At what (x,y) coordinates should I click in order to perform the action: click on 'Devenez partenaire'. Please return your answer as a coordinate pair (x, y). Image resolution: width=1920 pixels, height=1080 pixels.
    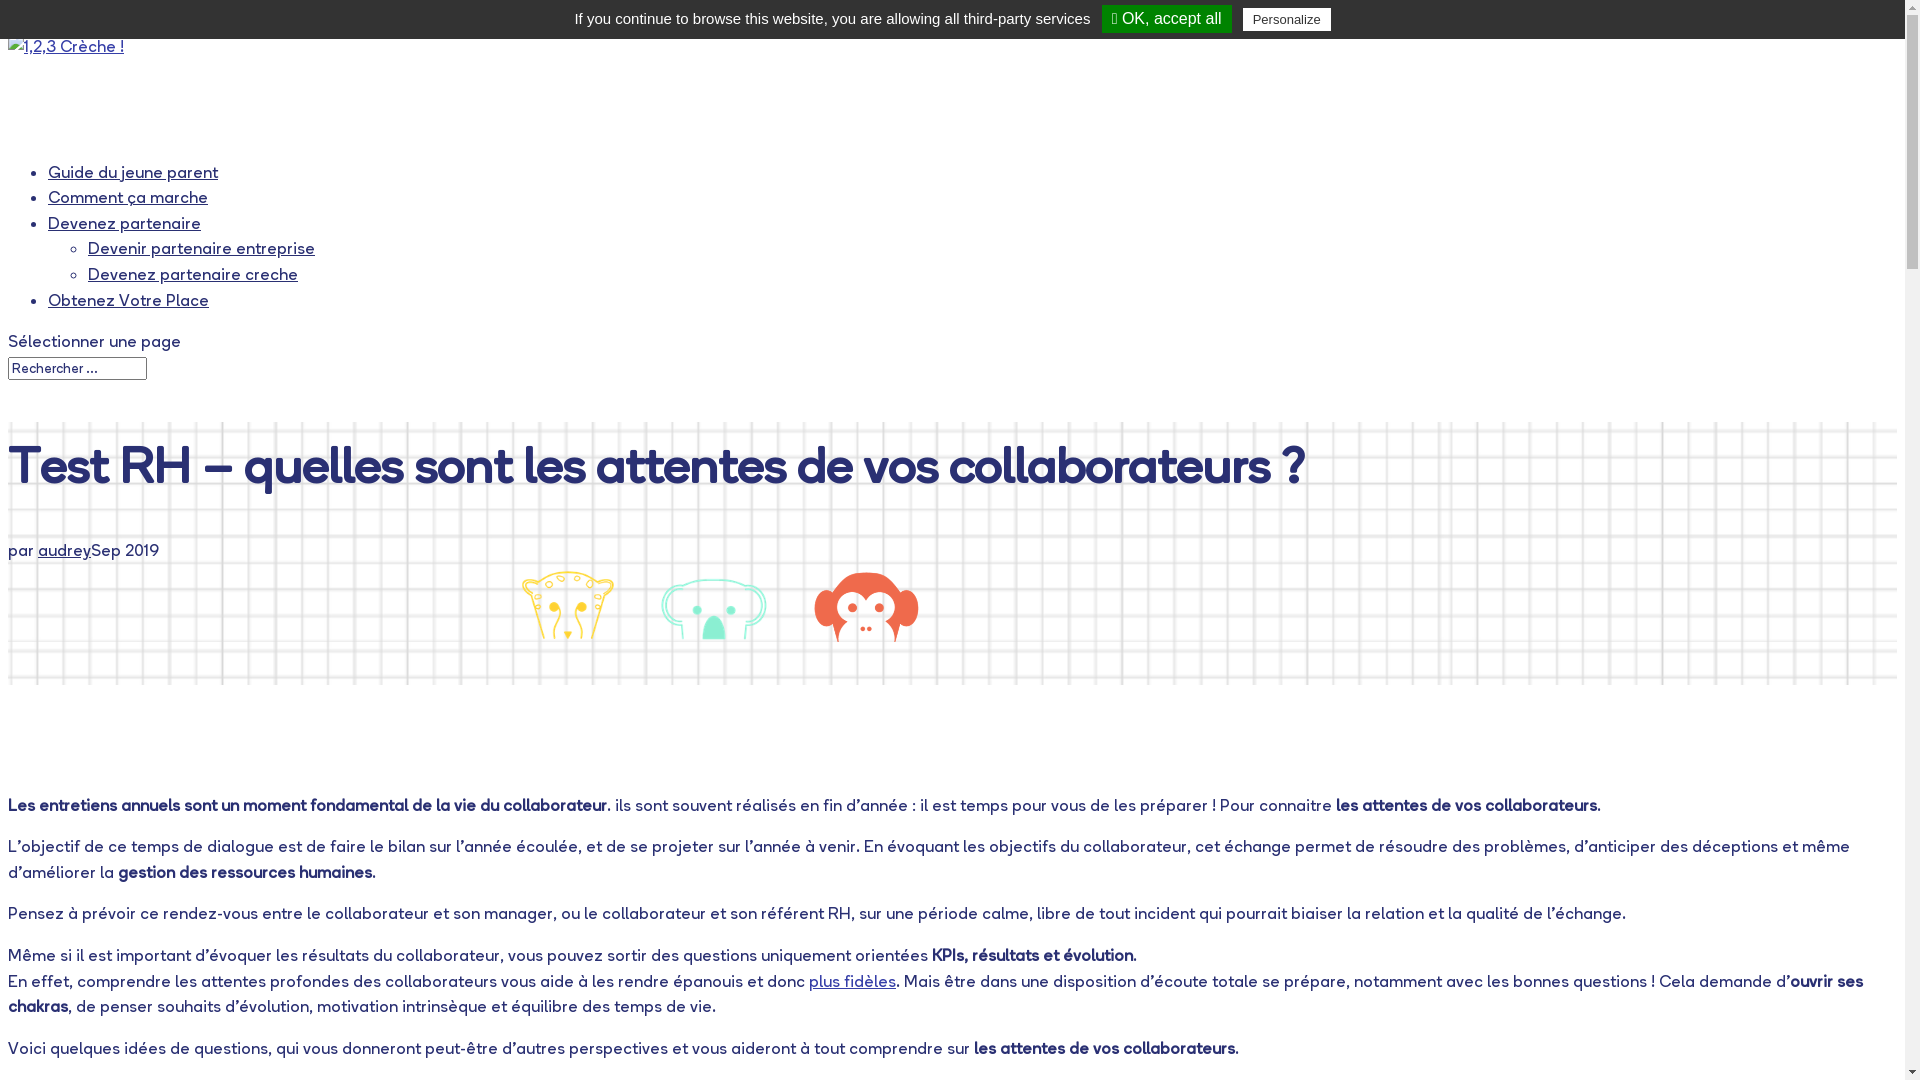
    Looking at the image, I should click on (123, 231).